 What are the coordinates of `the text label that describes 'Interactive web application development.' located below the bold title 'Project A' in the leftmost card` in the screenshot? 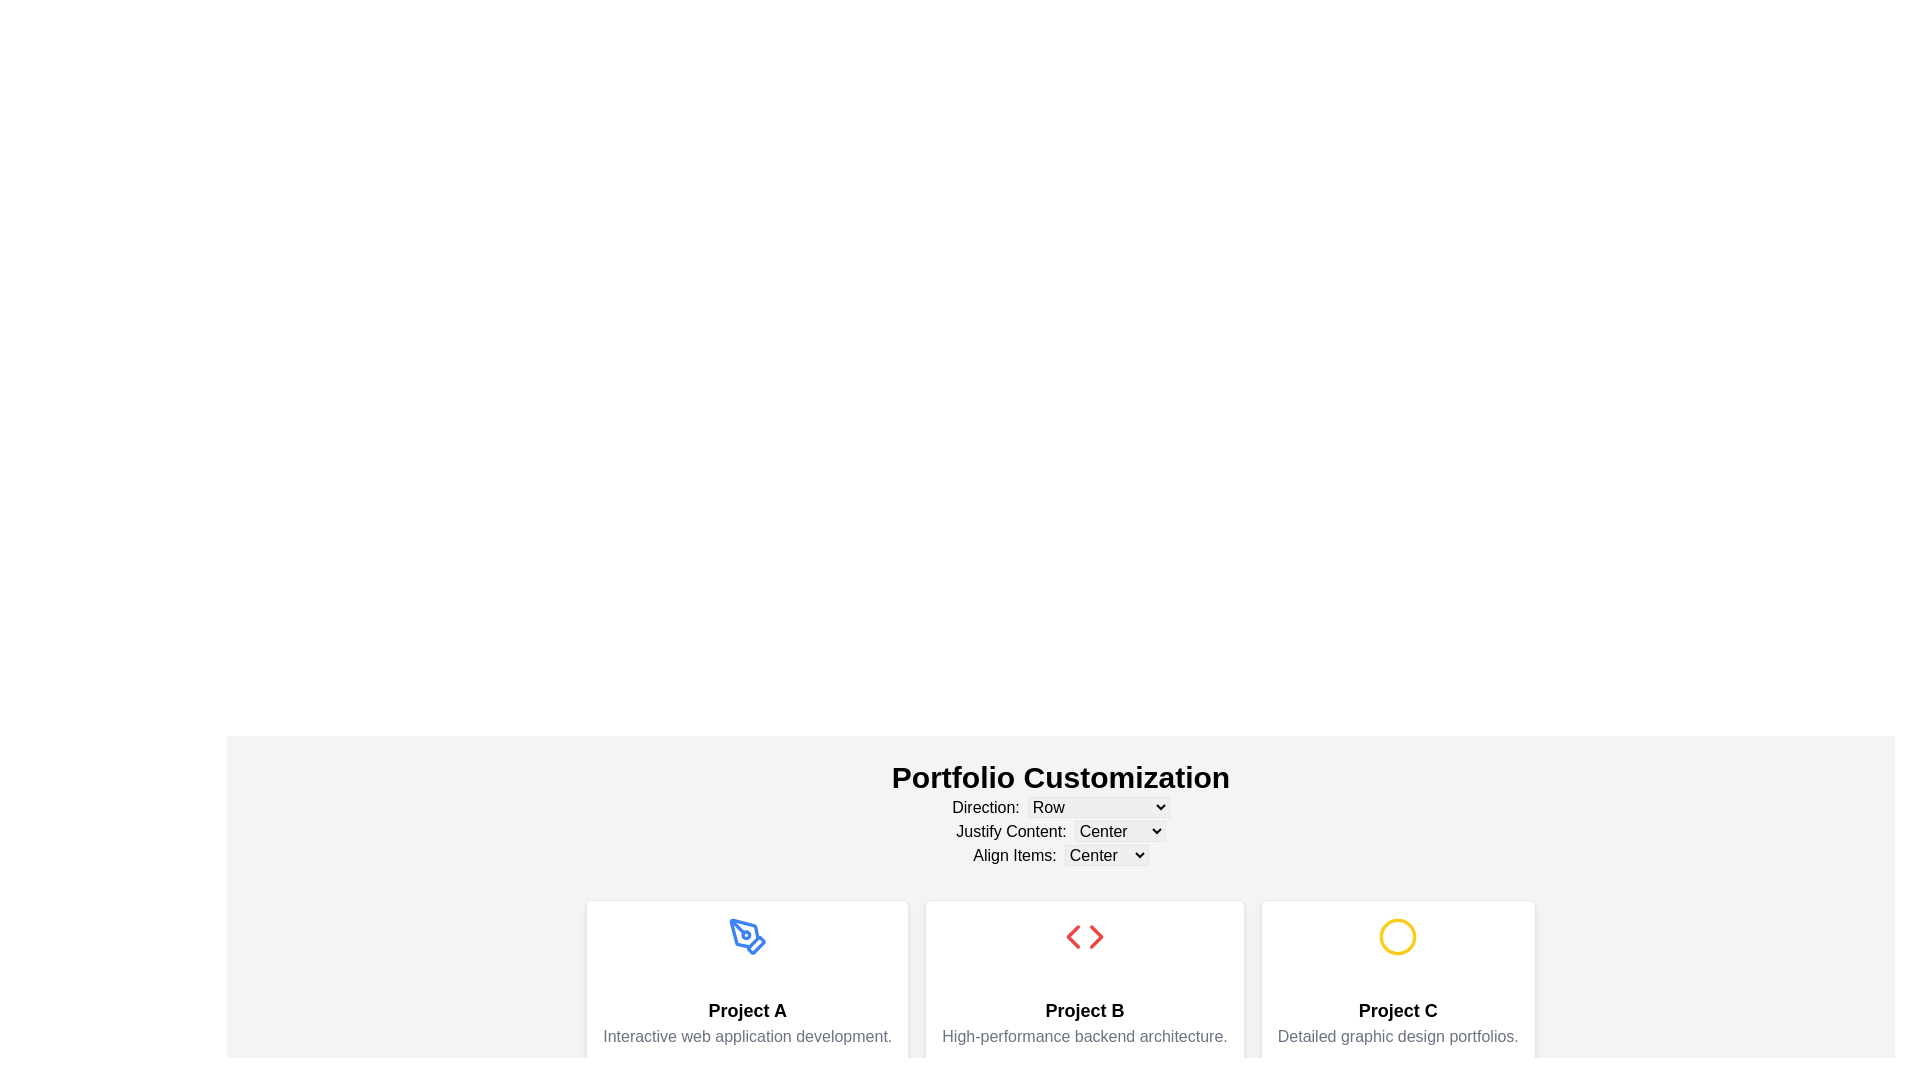 It's located at (746, 1022).